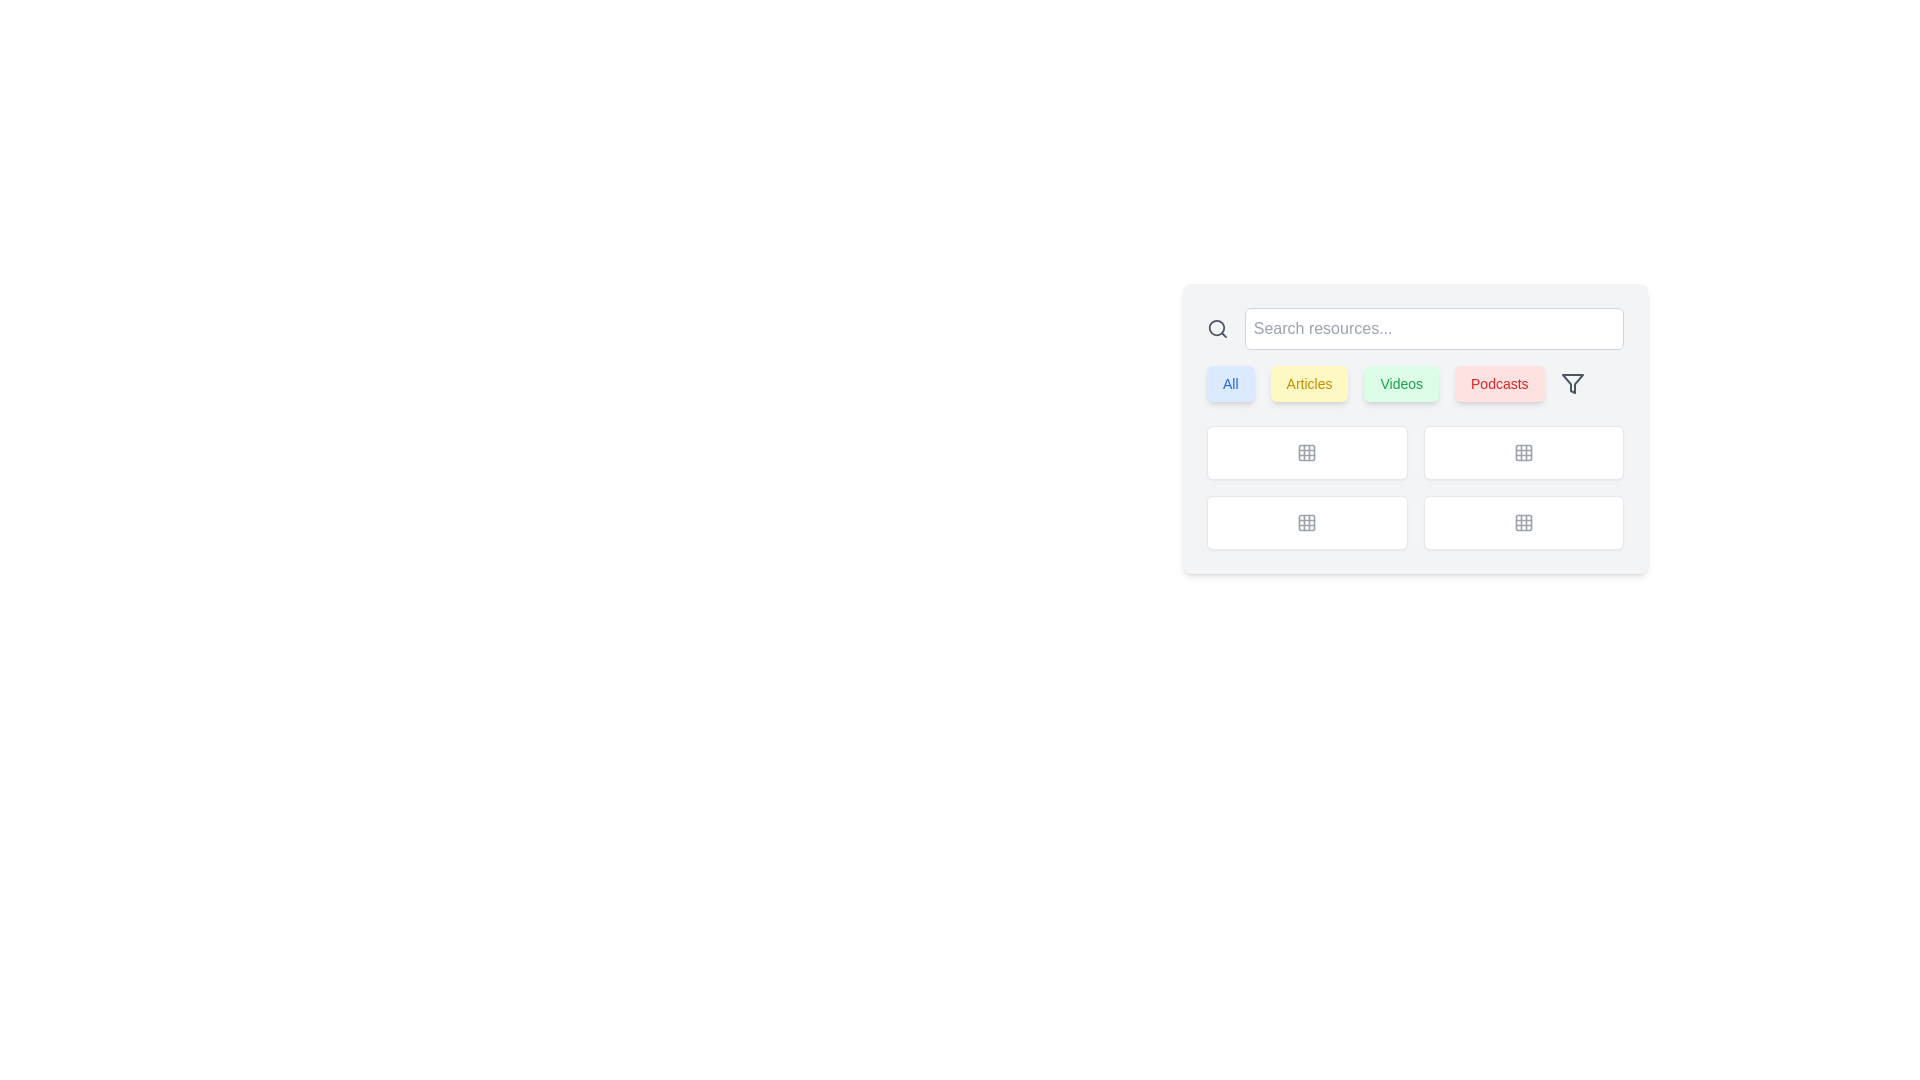  Describe the element at coordinates (1306, 452) in the screenshot. I see `the top-left square cell in the grid layout` at that location.